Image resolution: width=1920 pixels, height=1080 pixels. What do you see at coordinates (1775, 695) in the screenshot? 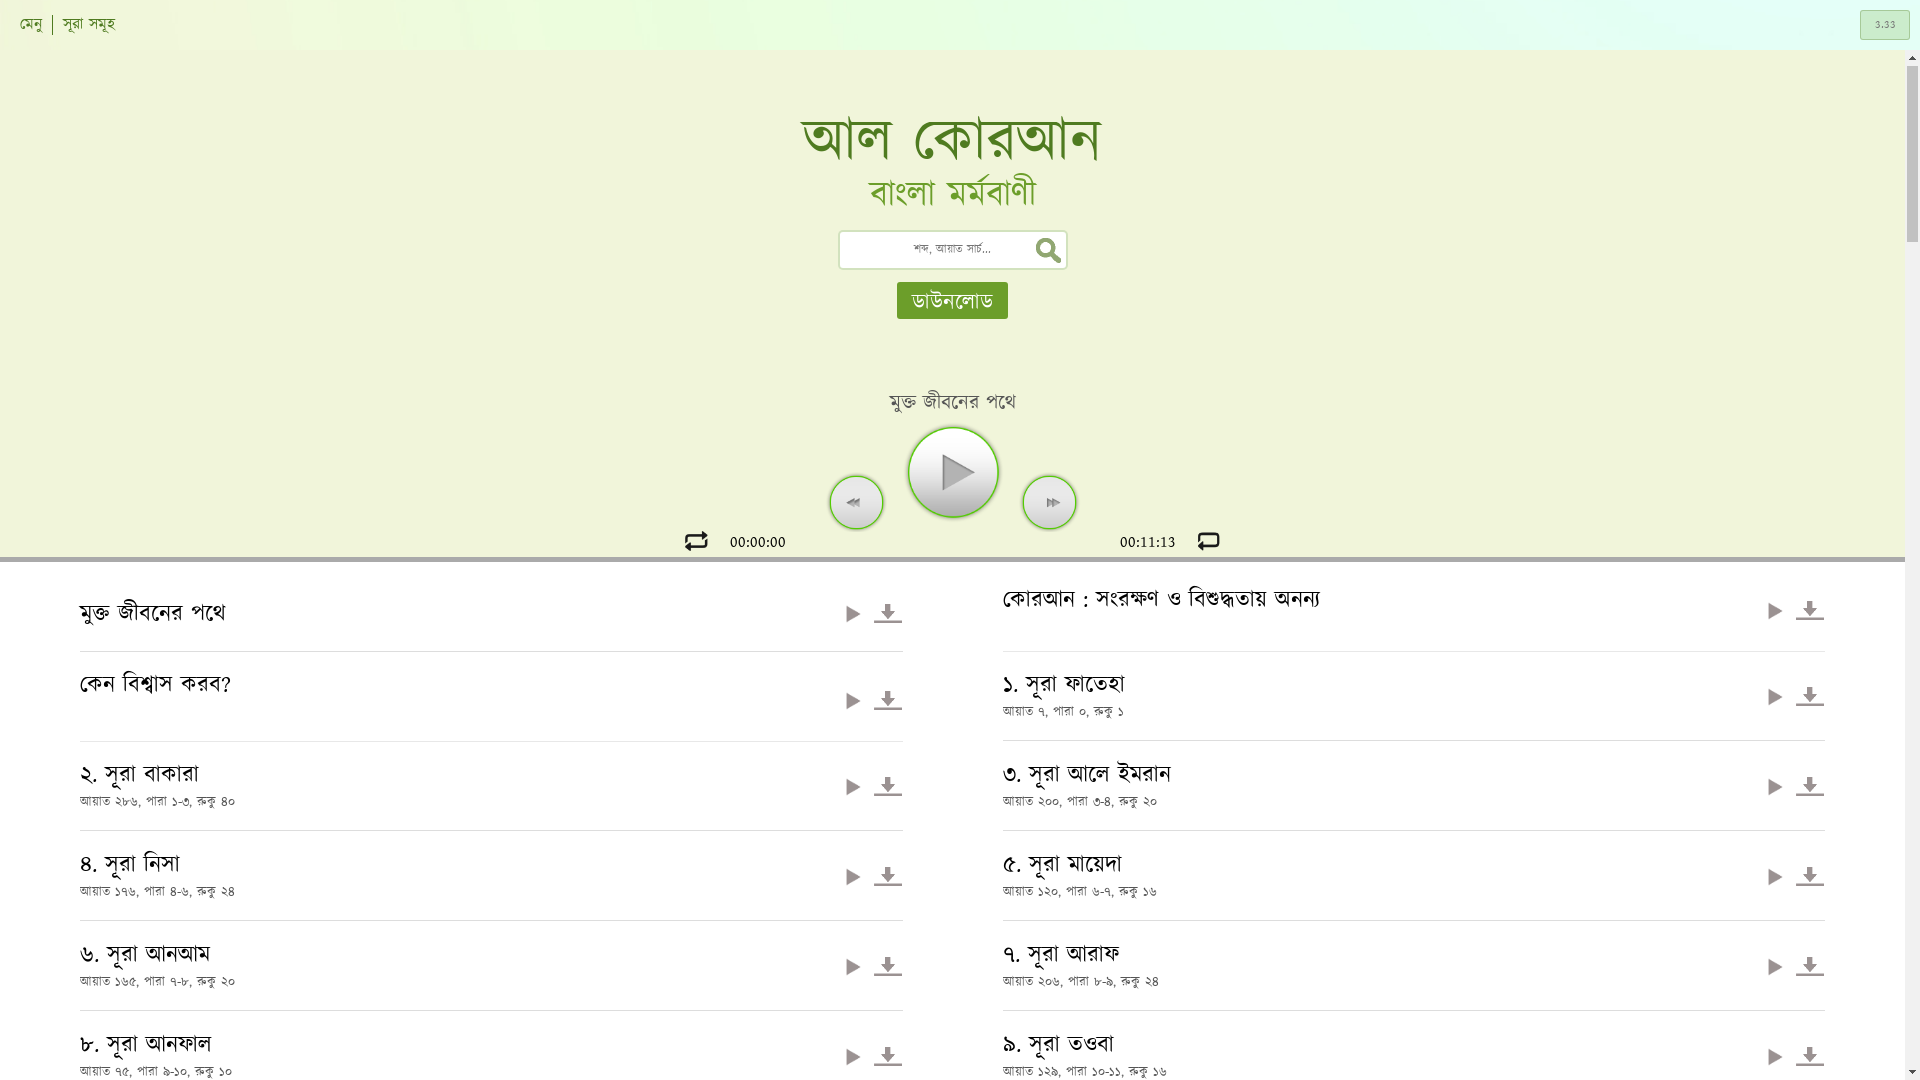
I see `'Play'` at bounding box center [1775, 695].